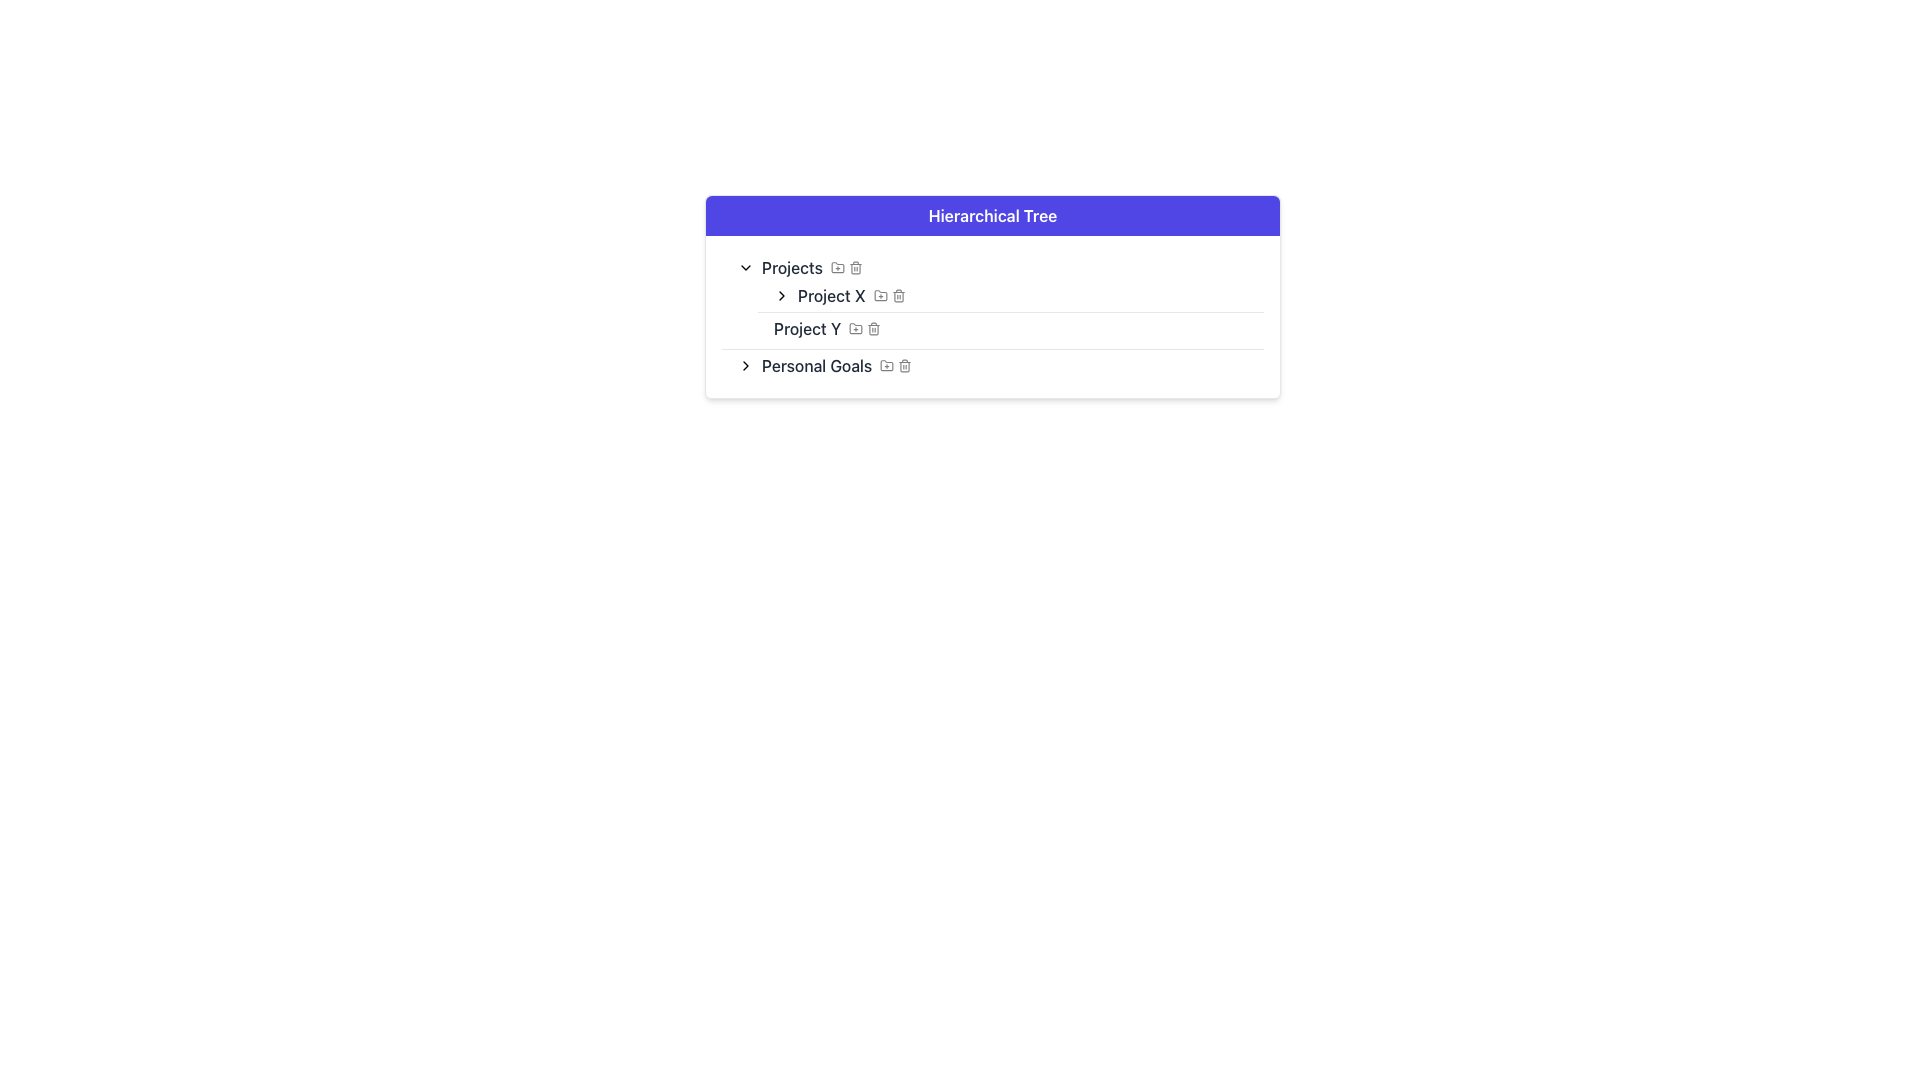 The height and width of the screenshot is (1080, 1920). Describe the element at coordinates (886, 366) in the screenshot. I see `the icon button to the left of the trash bin icon in the 'Personal Goals' list to initiate an action for adding a new item` at that location.